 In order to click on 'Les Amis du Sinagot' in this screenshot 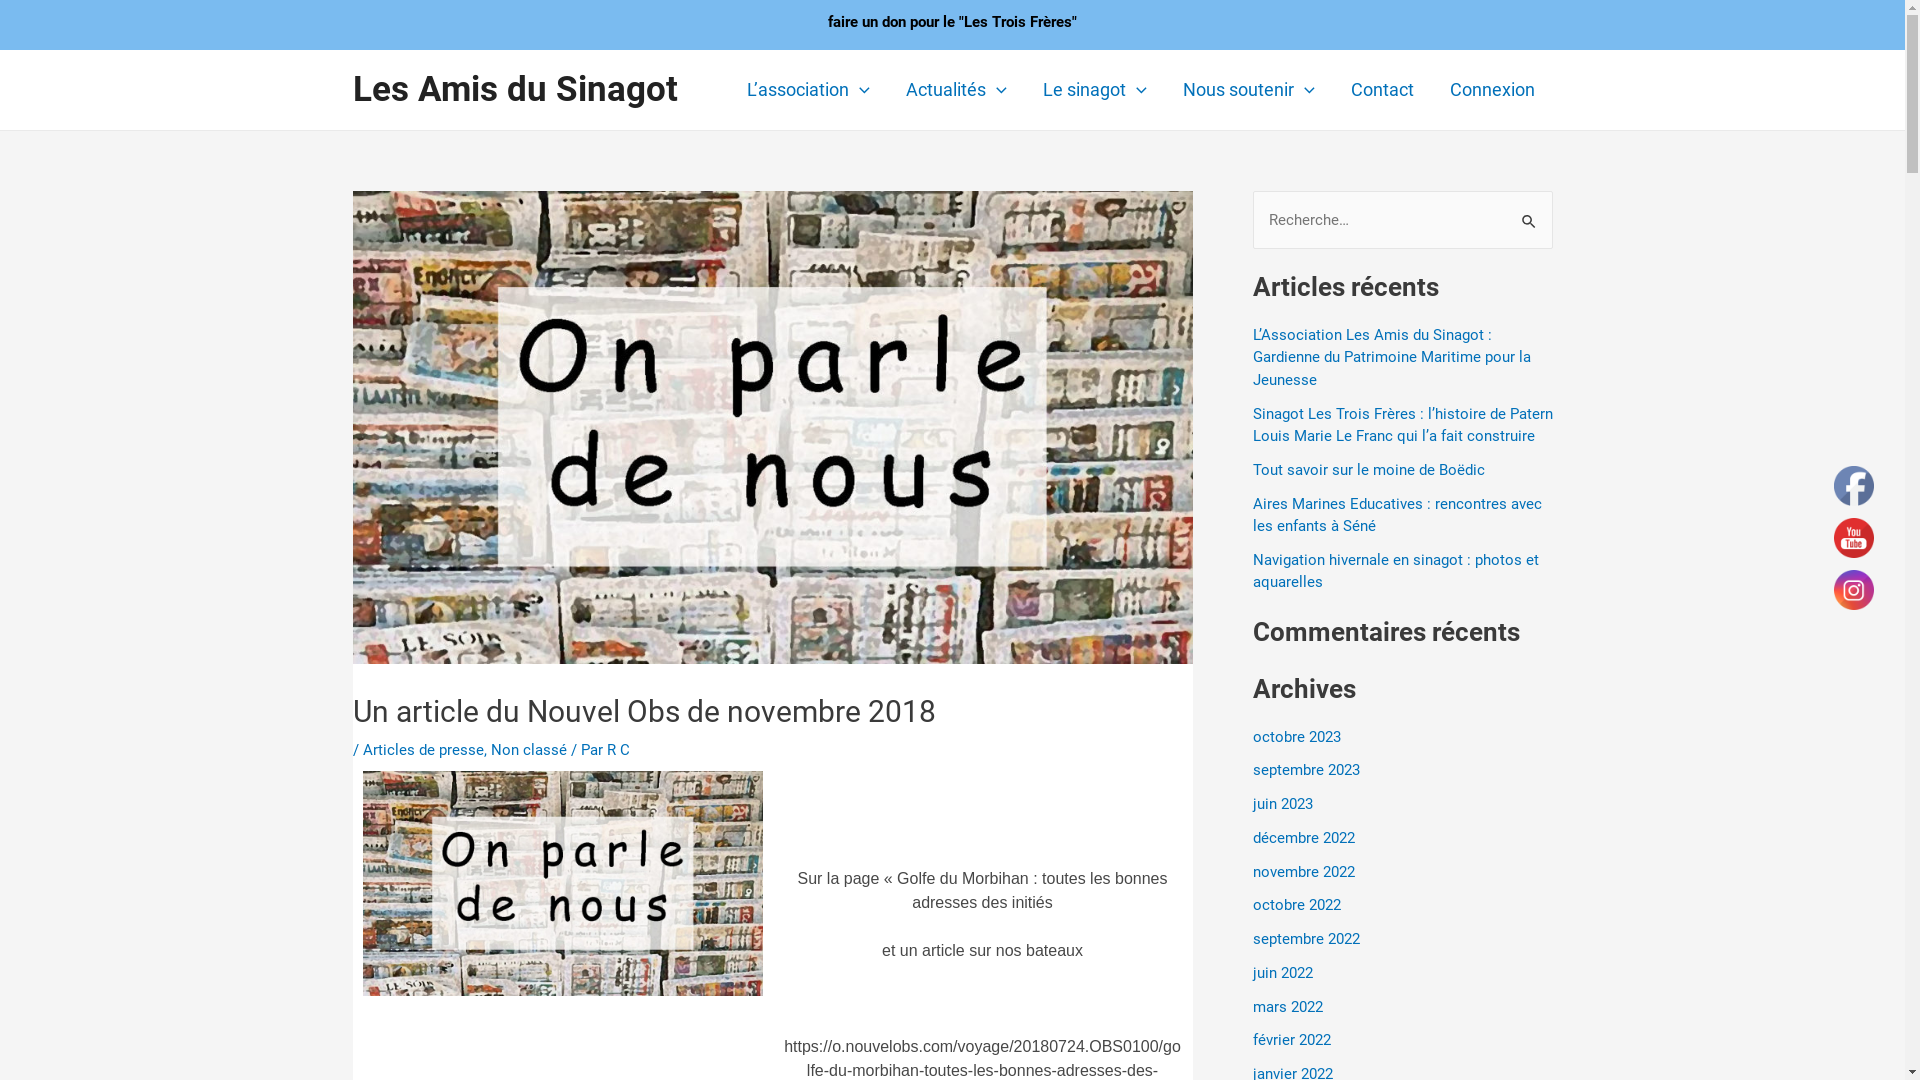, I will do `click(514, 88)`.